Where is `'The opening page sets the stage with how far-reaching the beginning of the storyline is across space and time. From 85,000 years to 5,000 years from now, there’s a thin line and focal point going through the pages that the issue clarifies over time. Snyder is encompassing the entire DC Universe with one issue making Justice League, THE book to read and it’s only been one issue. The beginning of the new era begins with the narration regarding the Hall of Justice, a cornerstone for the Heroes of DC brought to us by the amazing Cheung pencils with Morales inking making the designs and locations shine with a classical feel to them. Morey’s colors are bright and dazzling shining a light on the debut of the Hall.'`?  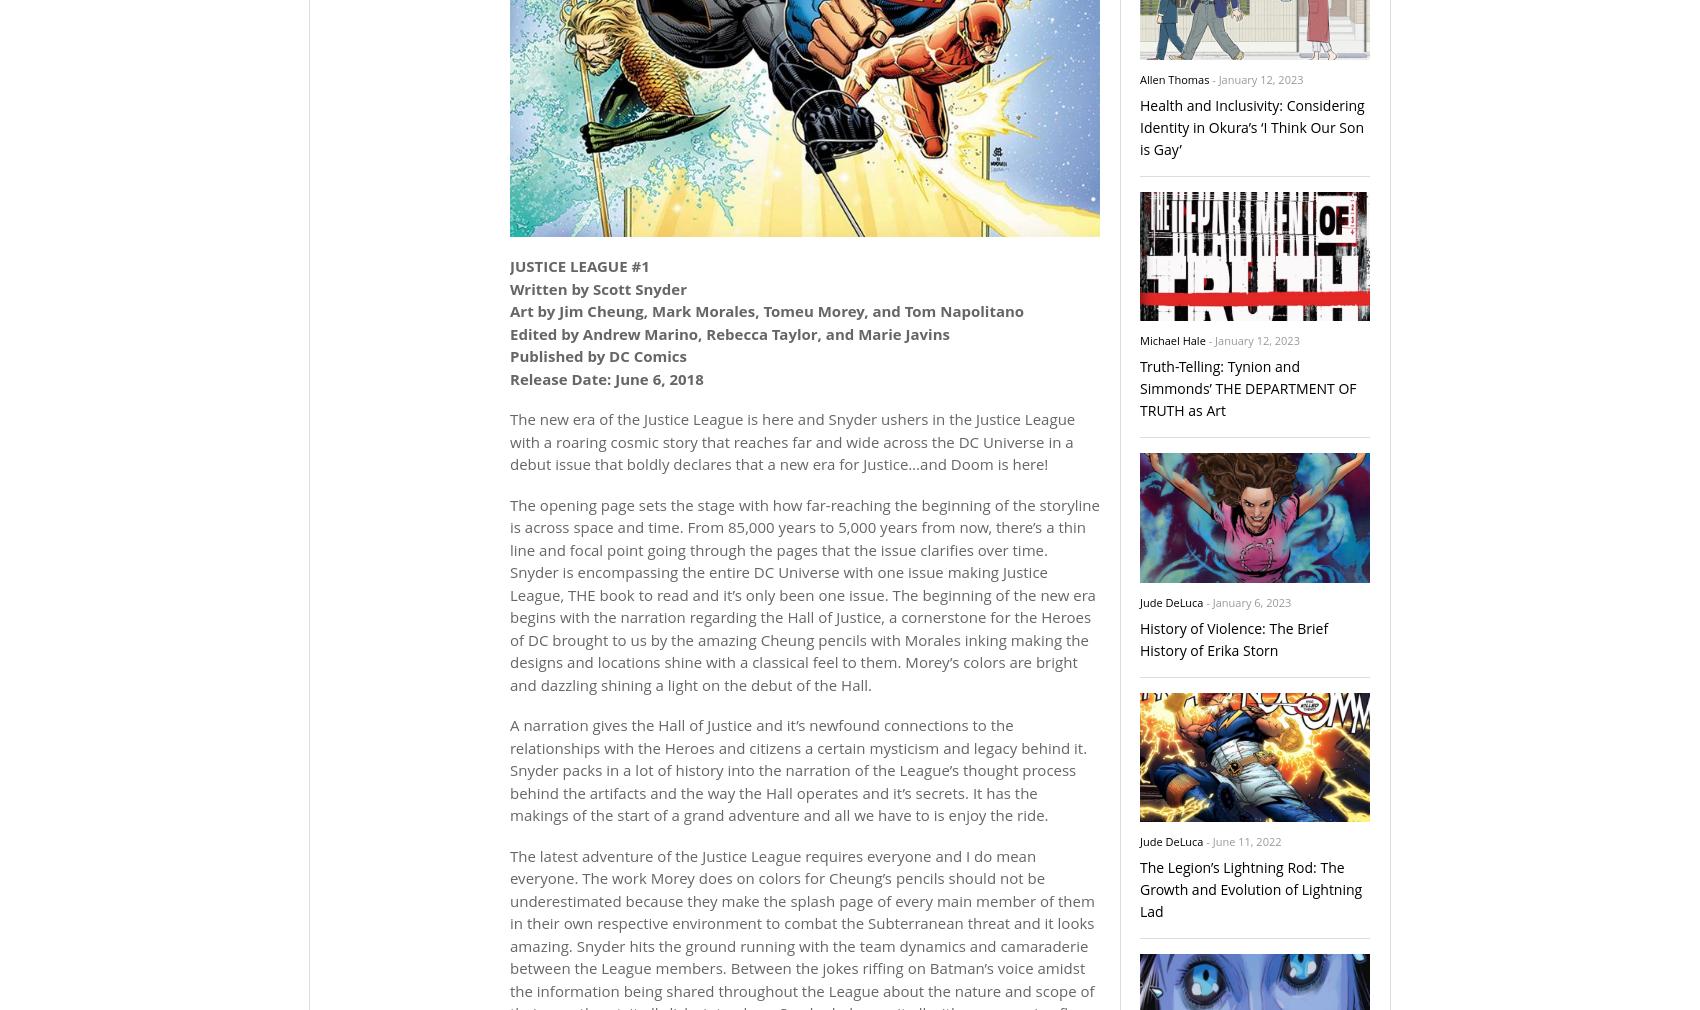
'The opening page sets the stage with how far-reaching the beginning of the storyline is across space and time. From 85,000 years to 5,000 years from now, there’s a thin line and focal point going through the pages that the issue clarifies over time. Snyder is encompassing the entire DC Universe with one issue making Justice League, THE book to read and it’s only been one issue. The beginning of the new era begins with the narration regarding the Hall of Justice, a cornerstone for the Heroes of DC brought to us by the amazing Cheung pencils with Morales inking making the designs and locations shine with a classical feel to them. Morey’s colors are bright and dazzling shining a light on the debut of the Hall.' is located at coordinates (510, 592).